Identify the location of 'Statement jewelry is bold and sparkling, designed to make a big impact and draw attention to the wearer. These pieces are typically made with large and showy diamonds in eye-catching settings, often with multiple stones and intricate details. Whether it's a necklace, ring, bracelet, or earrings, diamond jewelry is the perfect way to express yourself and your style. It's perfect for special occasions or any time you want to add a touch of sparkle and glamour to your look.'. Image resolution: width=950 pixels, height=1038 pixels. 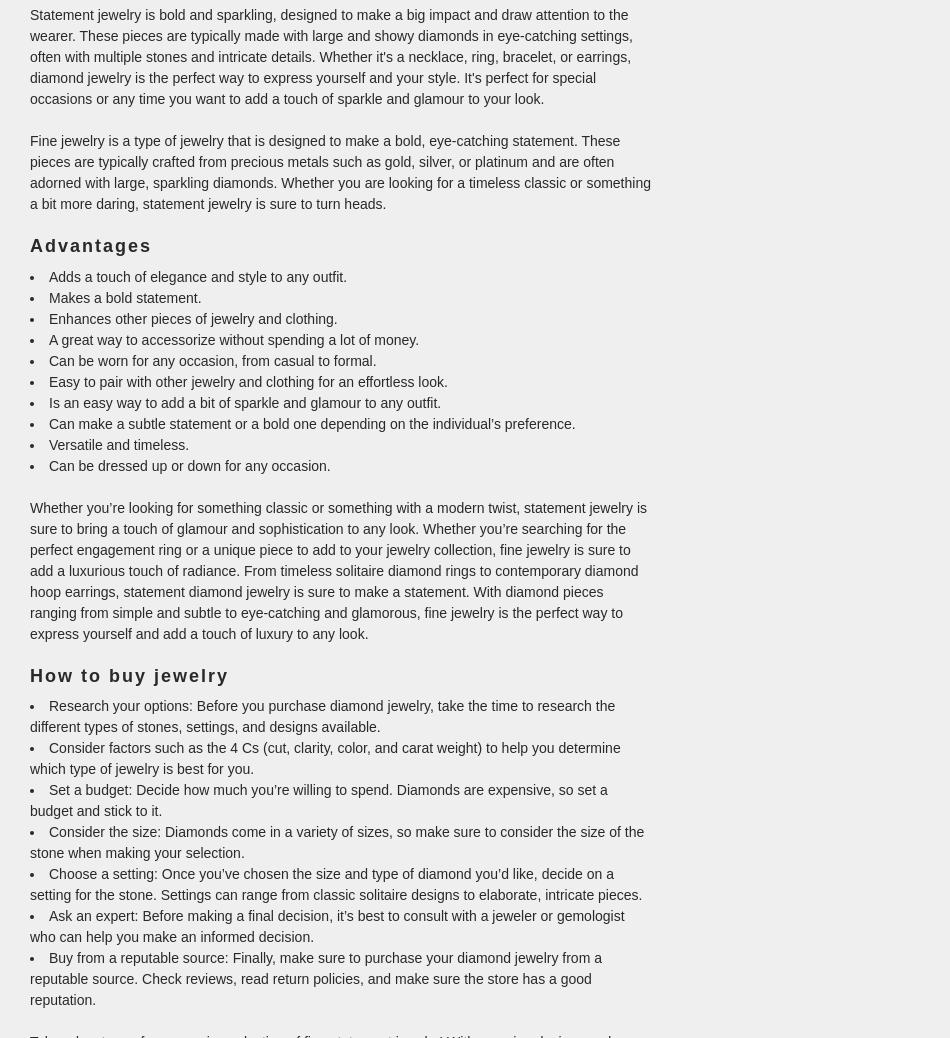
(30, 55).